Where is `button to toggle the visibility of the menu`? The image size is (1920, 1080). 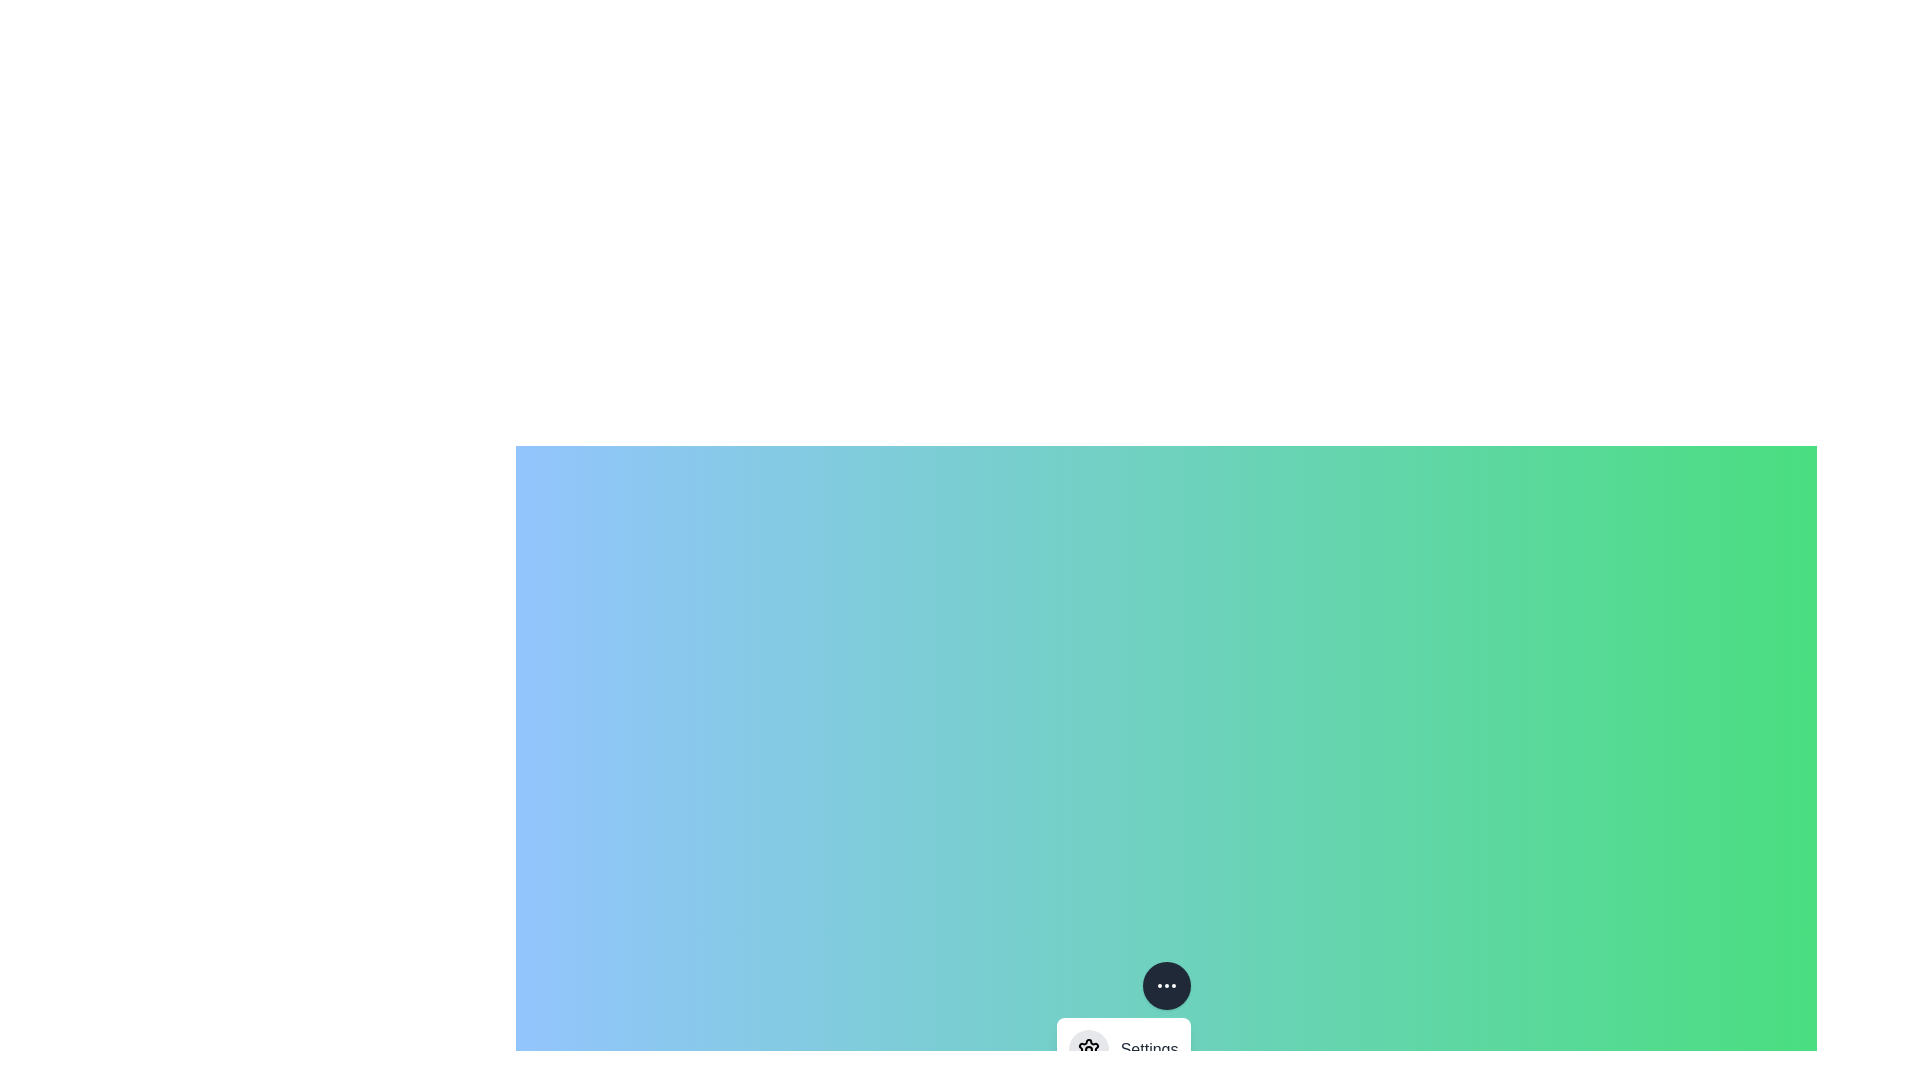
button to toggle the visibility of the menu is located at coordinates (1166, 985).